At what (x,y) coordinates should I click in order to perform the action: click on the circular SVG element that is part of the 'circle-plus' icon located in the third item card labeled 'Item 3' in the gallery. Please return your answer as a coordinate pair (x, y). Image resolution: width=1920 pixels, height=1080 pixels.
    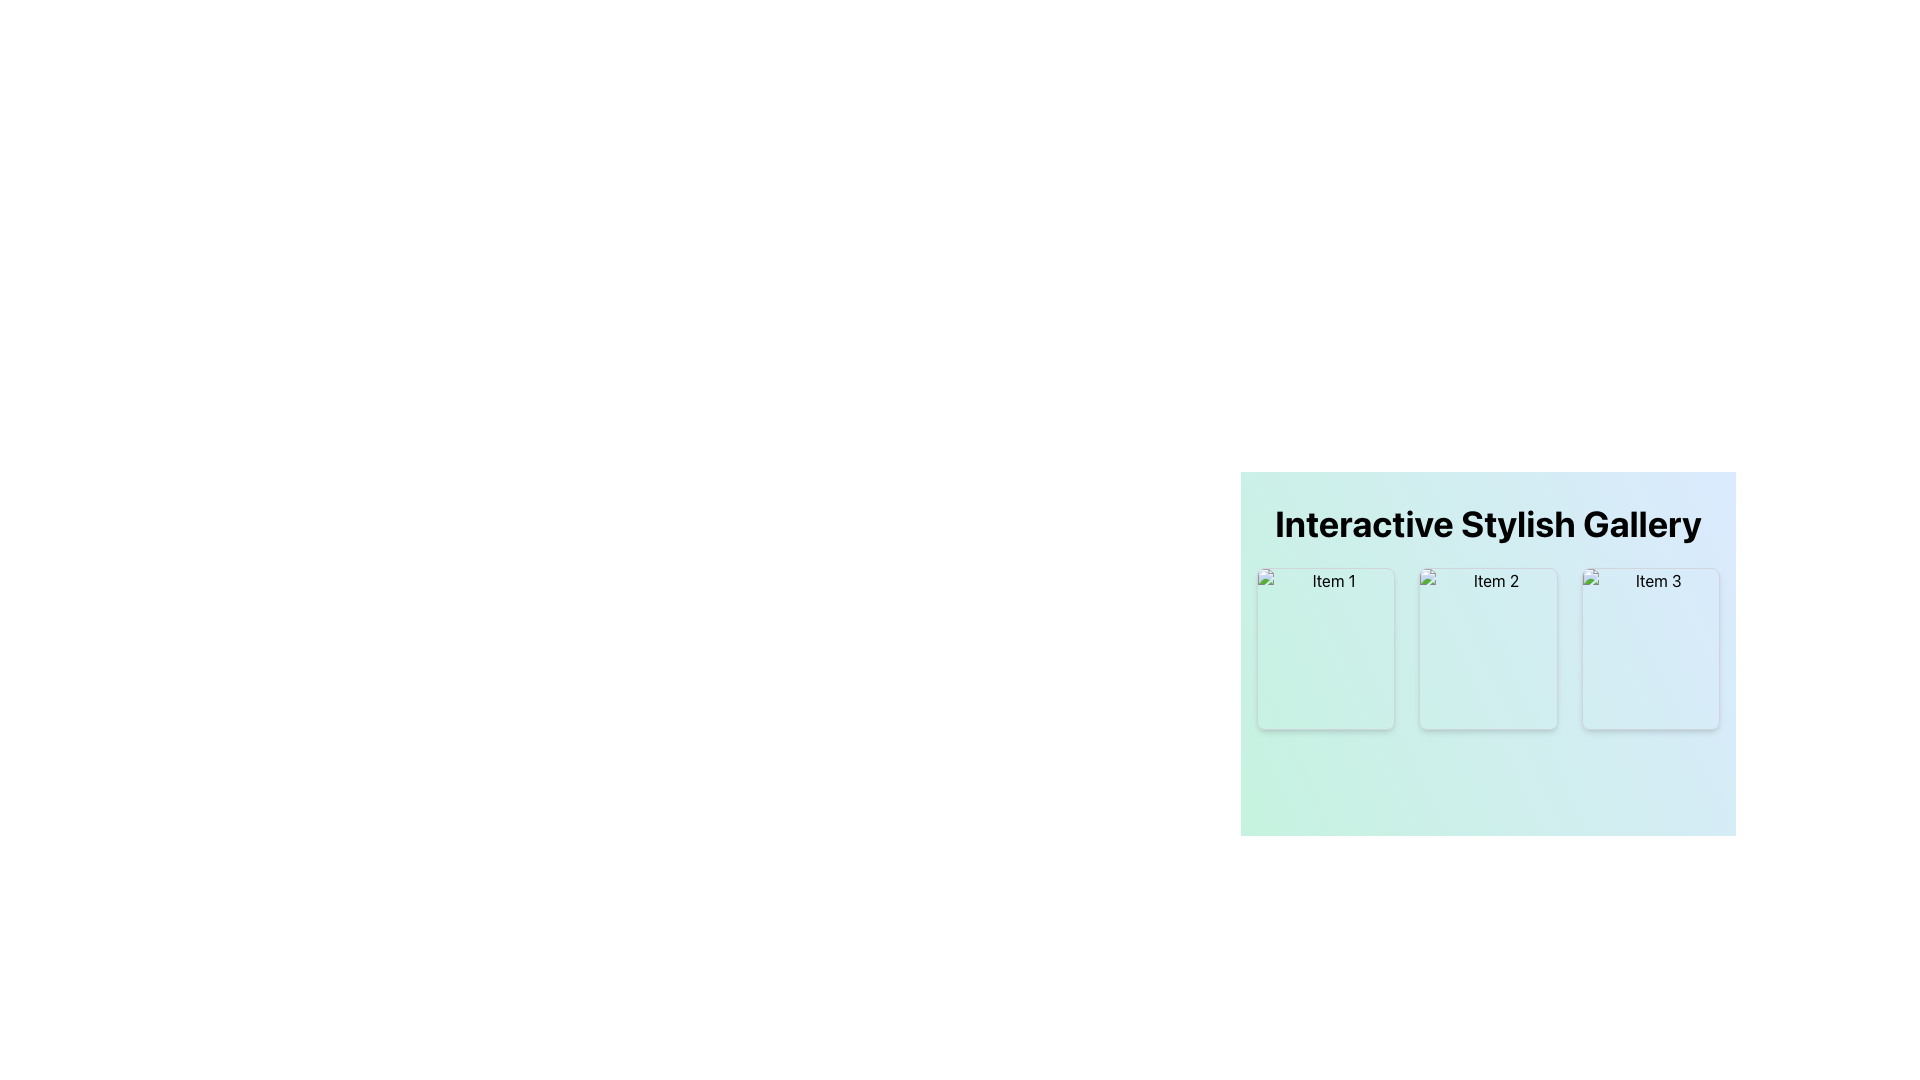
    Looking at the image, I should click on (1650, 648).